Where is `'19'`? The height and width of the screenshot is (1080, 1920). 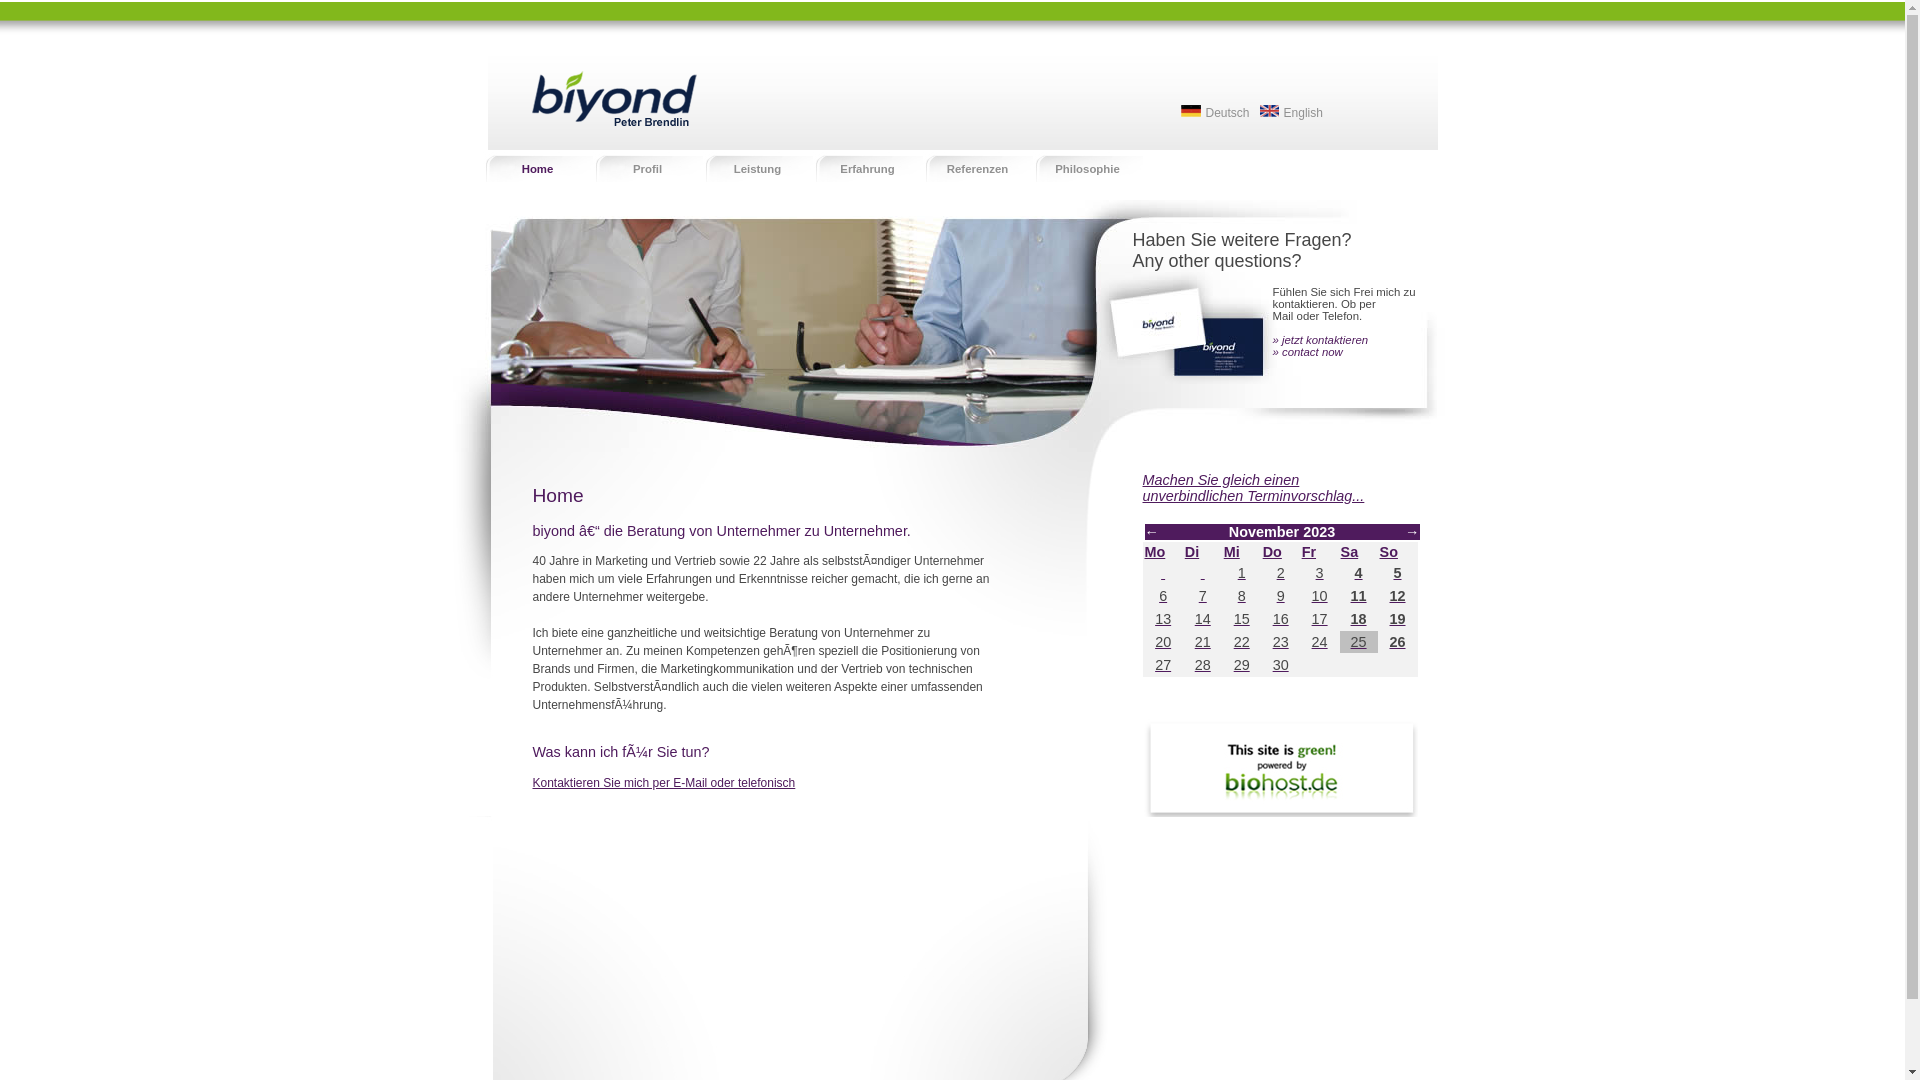 '19' is located at coordinates (1396, 617).